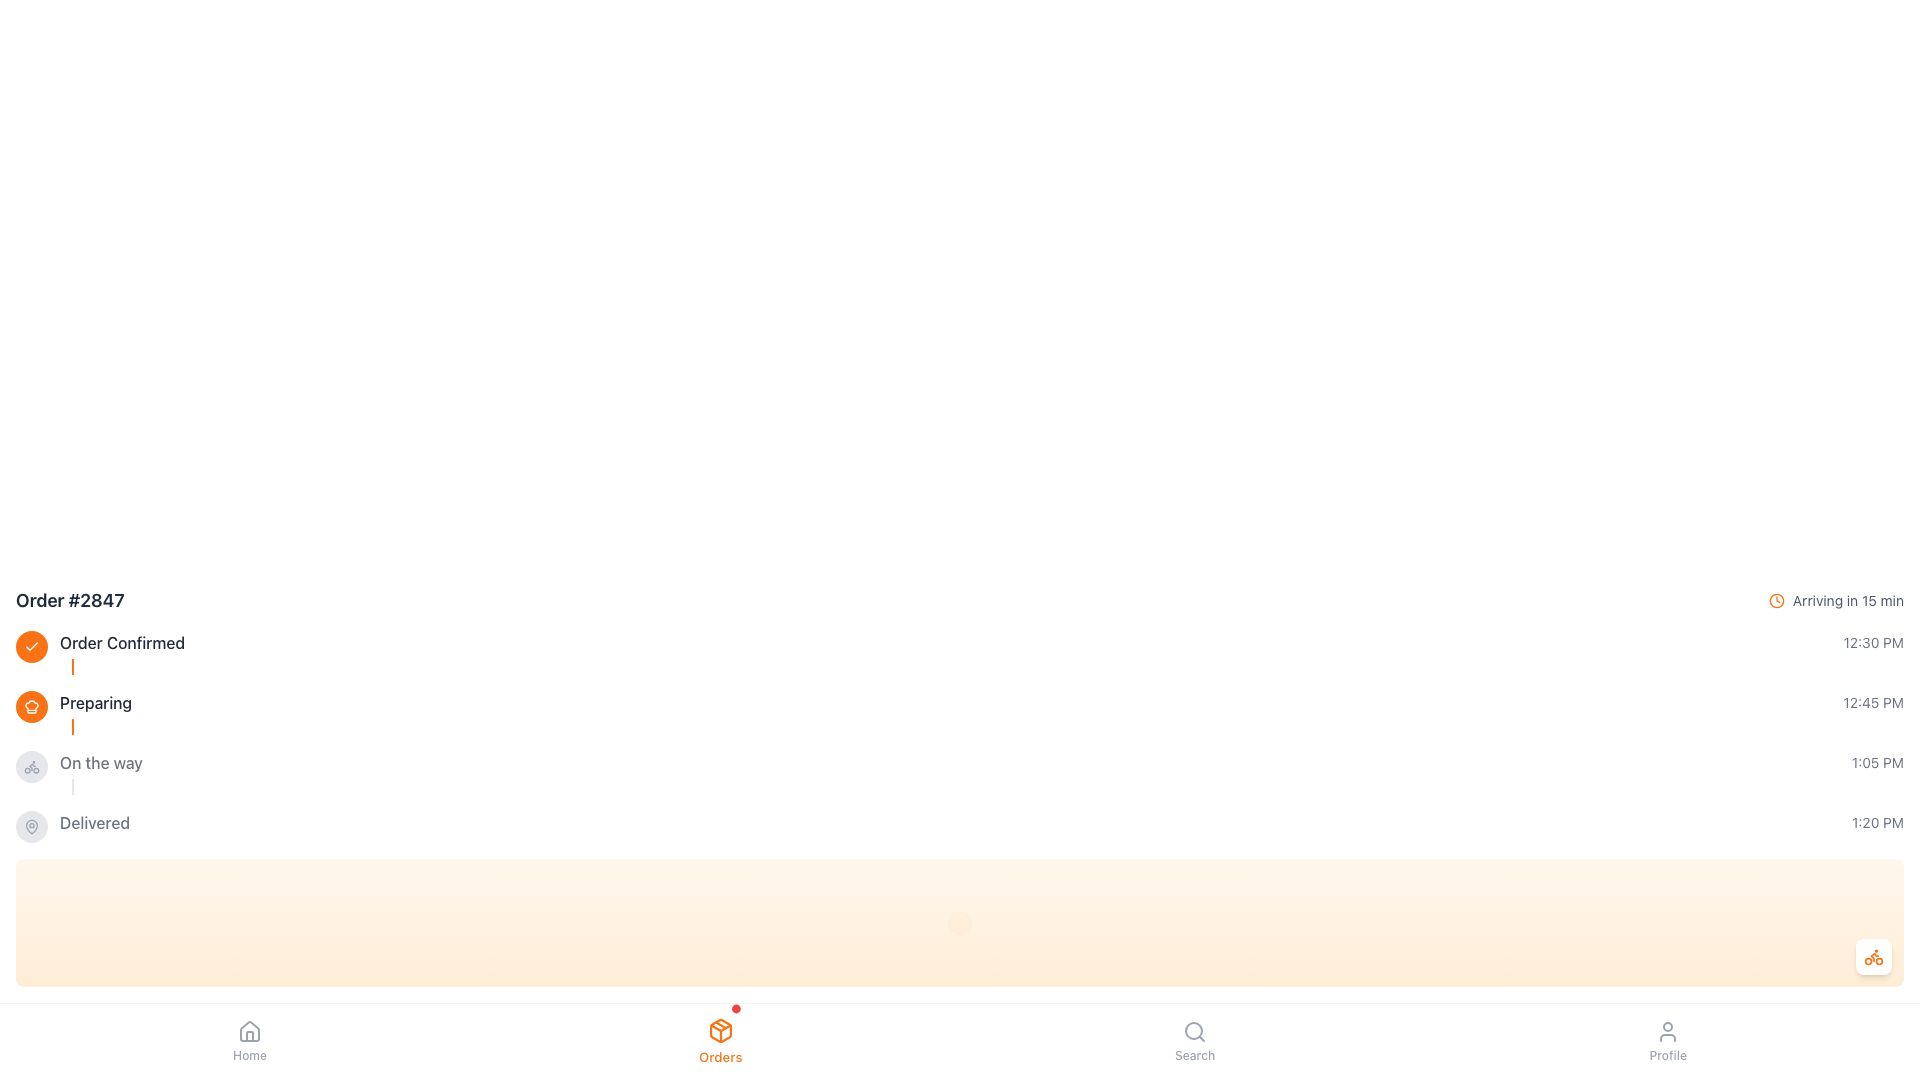 This screenshot has width=1920, height=1080. What do you see at coordinates (100, 763) in the screenshot?
I see `the text label displaying 'On the way', located below the 'Preparing' label and above the 'Delivered' label, indicating delivery status` at bounding box center [100, 763].